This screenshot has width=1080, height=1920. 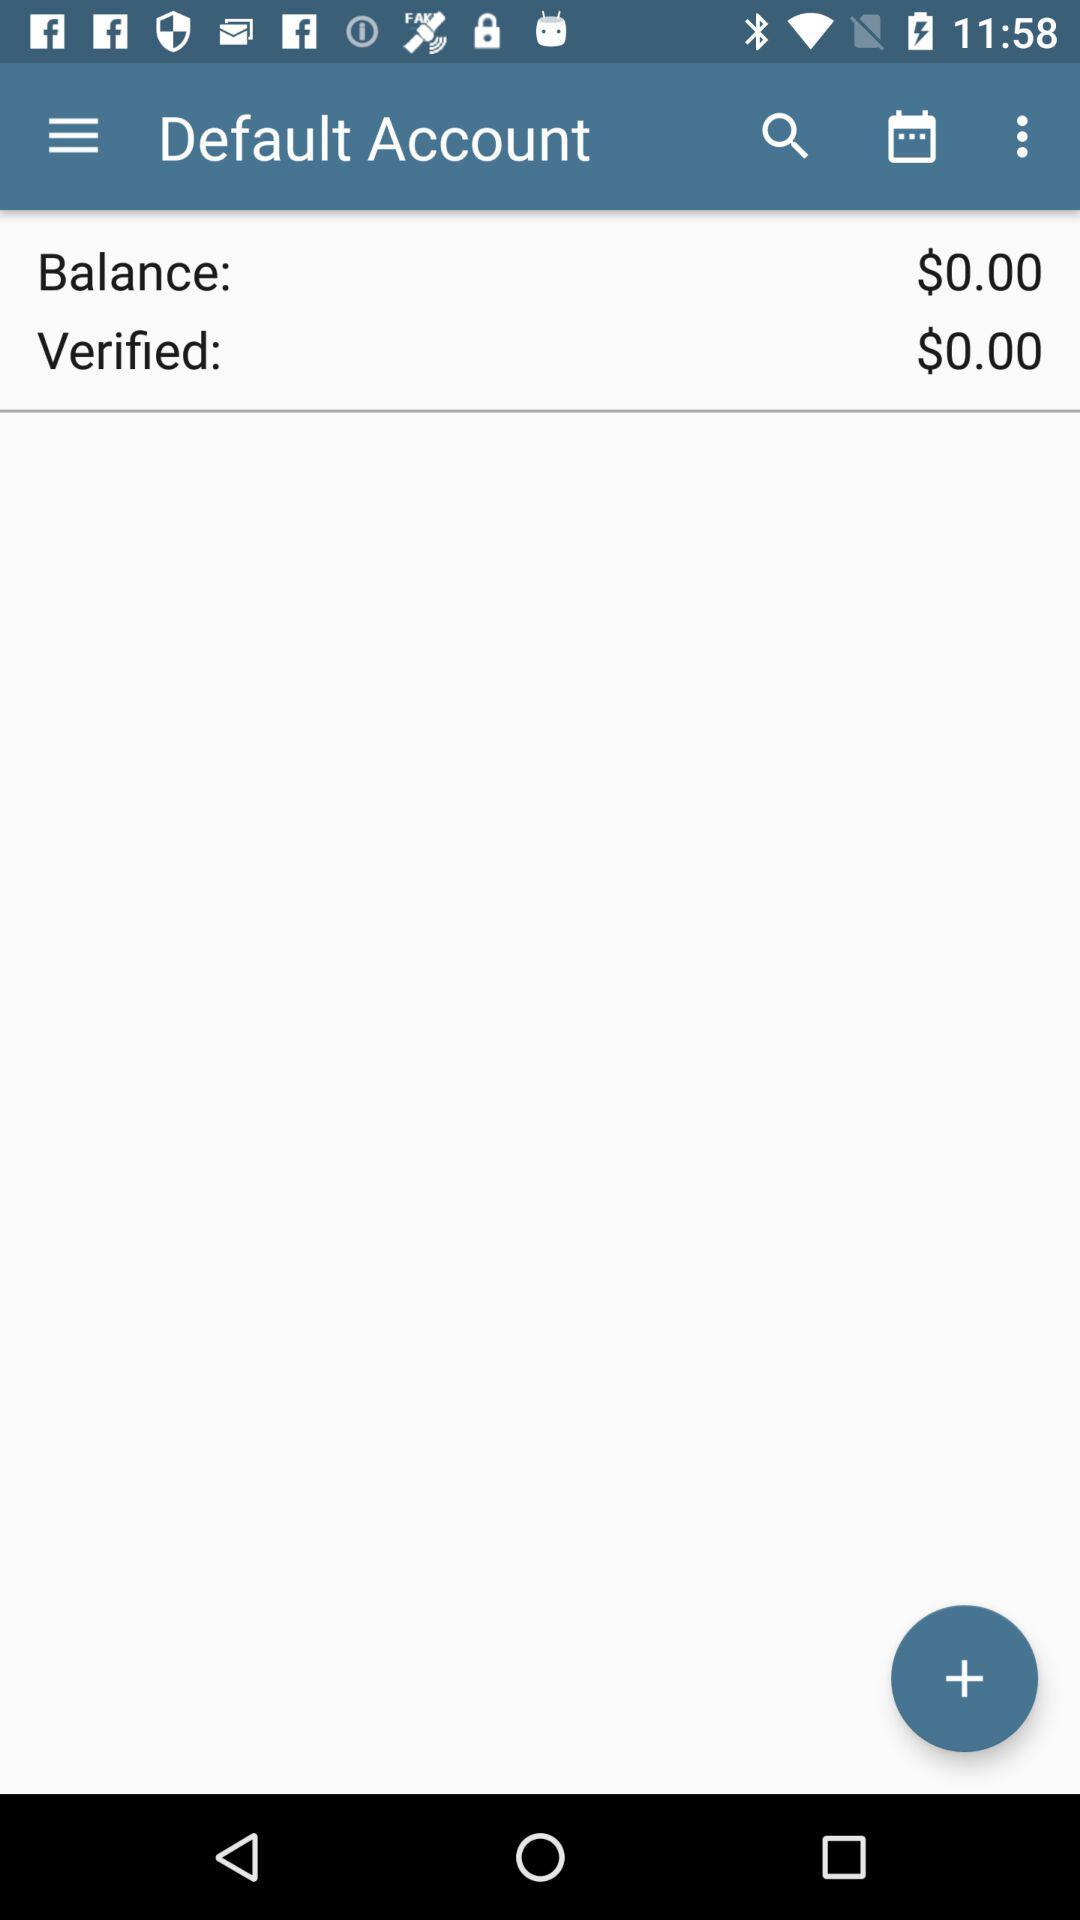 What do you see at coordinates (963, 1678) in the screenshot?
I see `button` at bounding box center [963, 1678].